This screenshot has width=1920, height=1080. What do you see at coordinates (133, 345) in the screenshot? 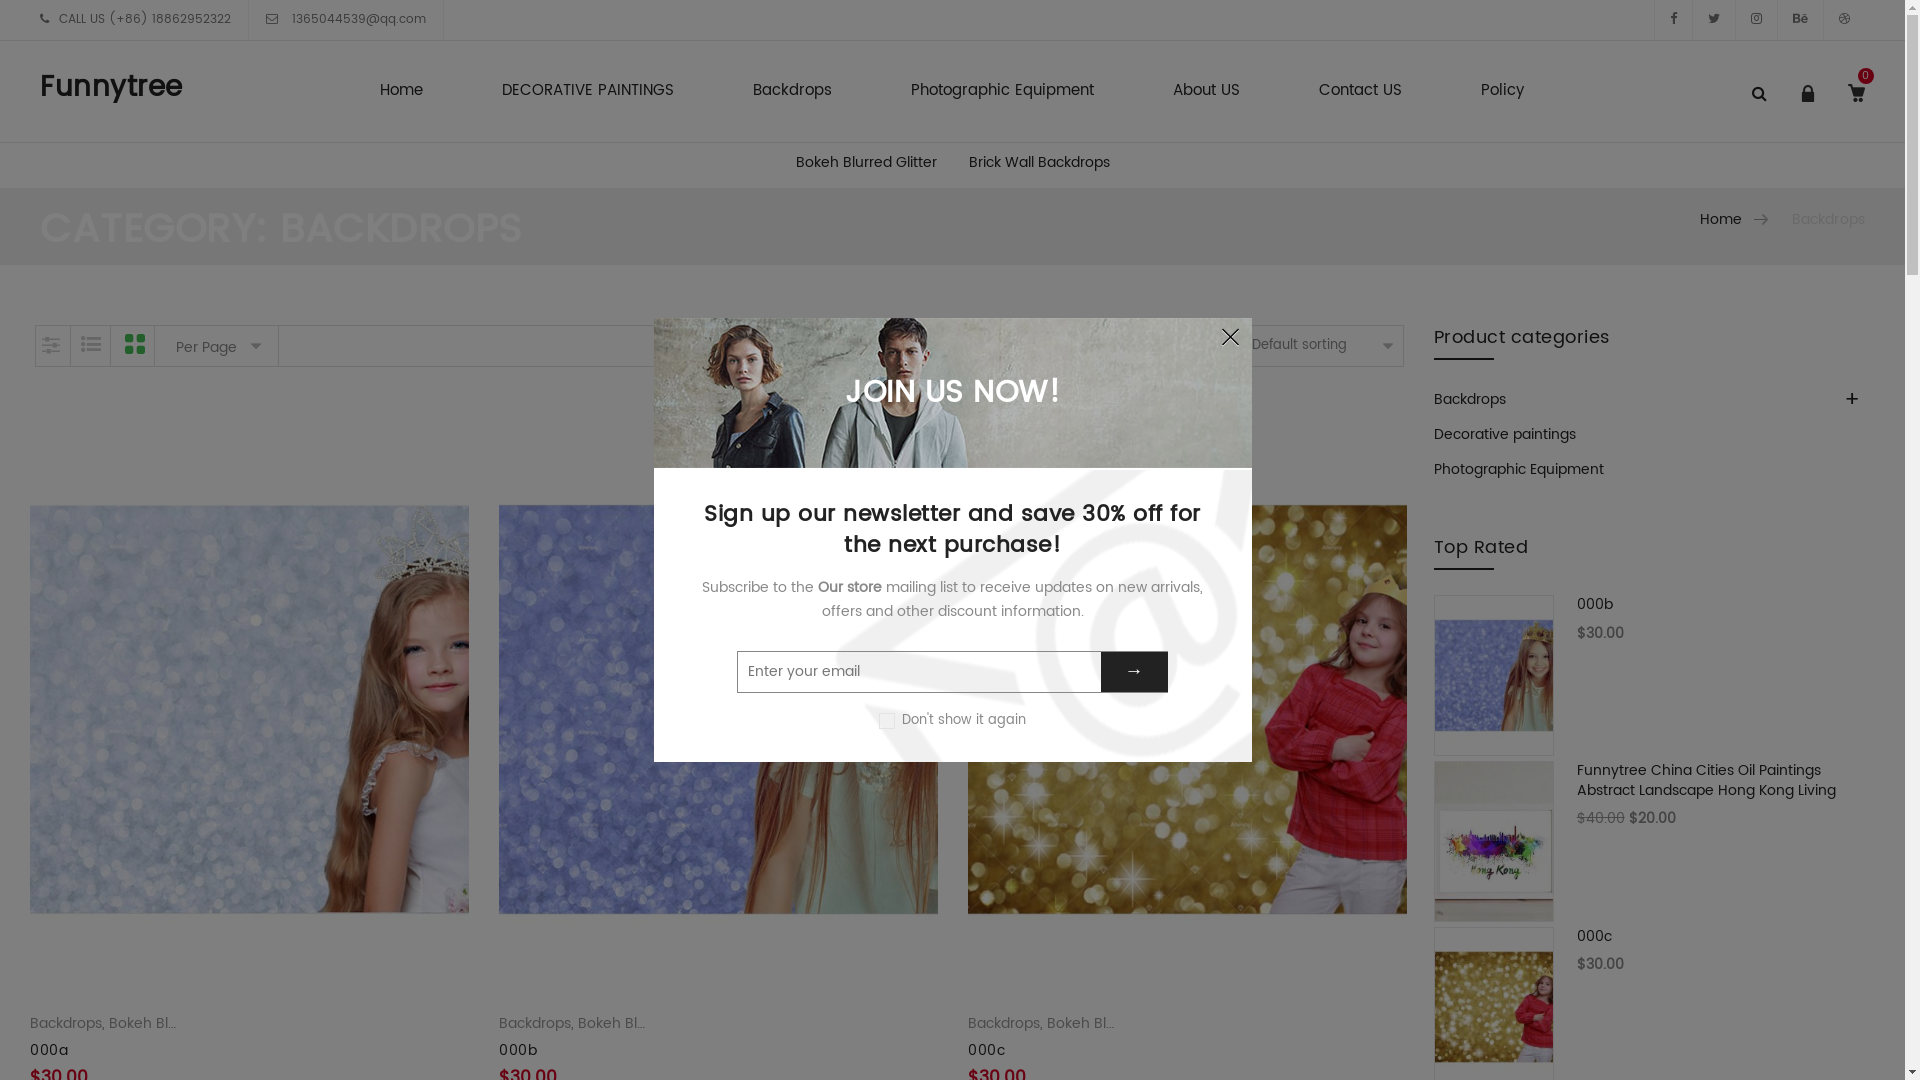
I see `'Grid view'` at bounding box center [133, 345].